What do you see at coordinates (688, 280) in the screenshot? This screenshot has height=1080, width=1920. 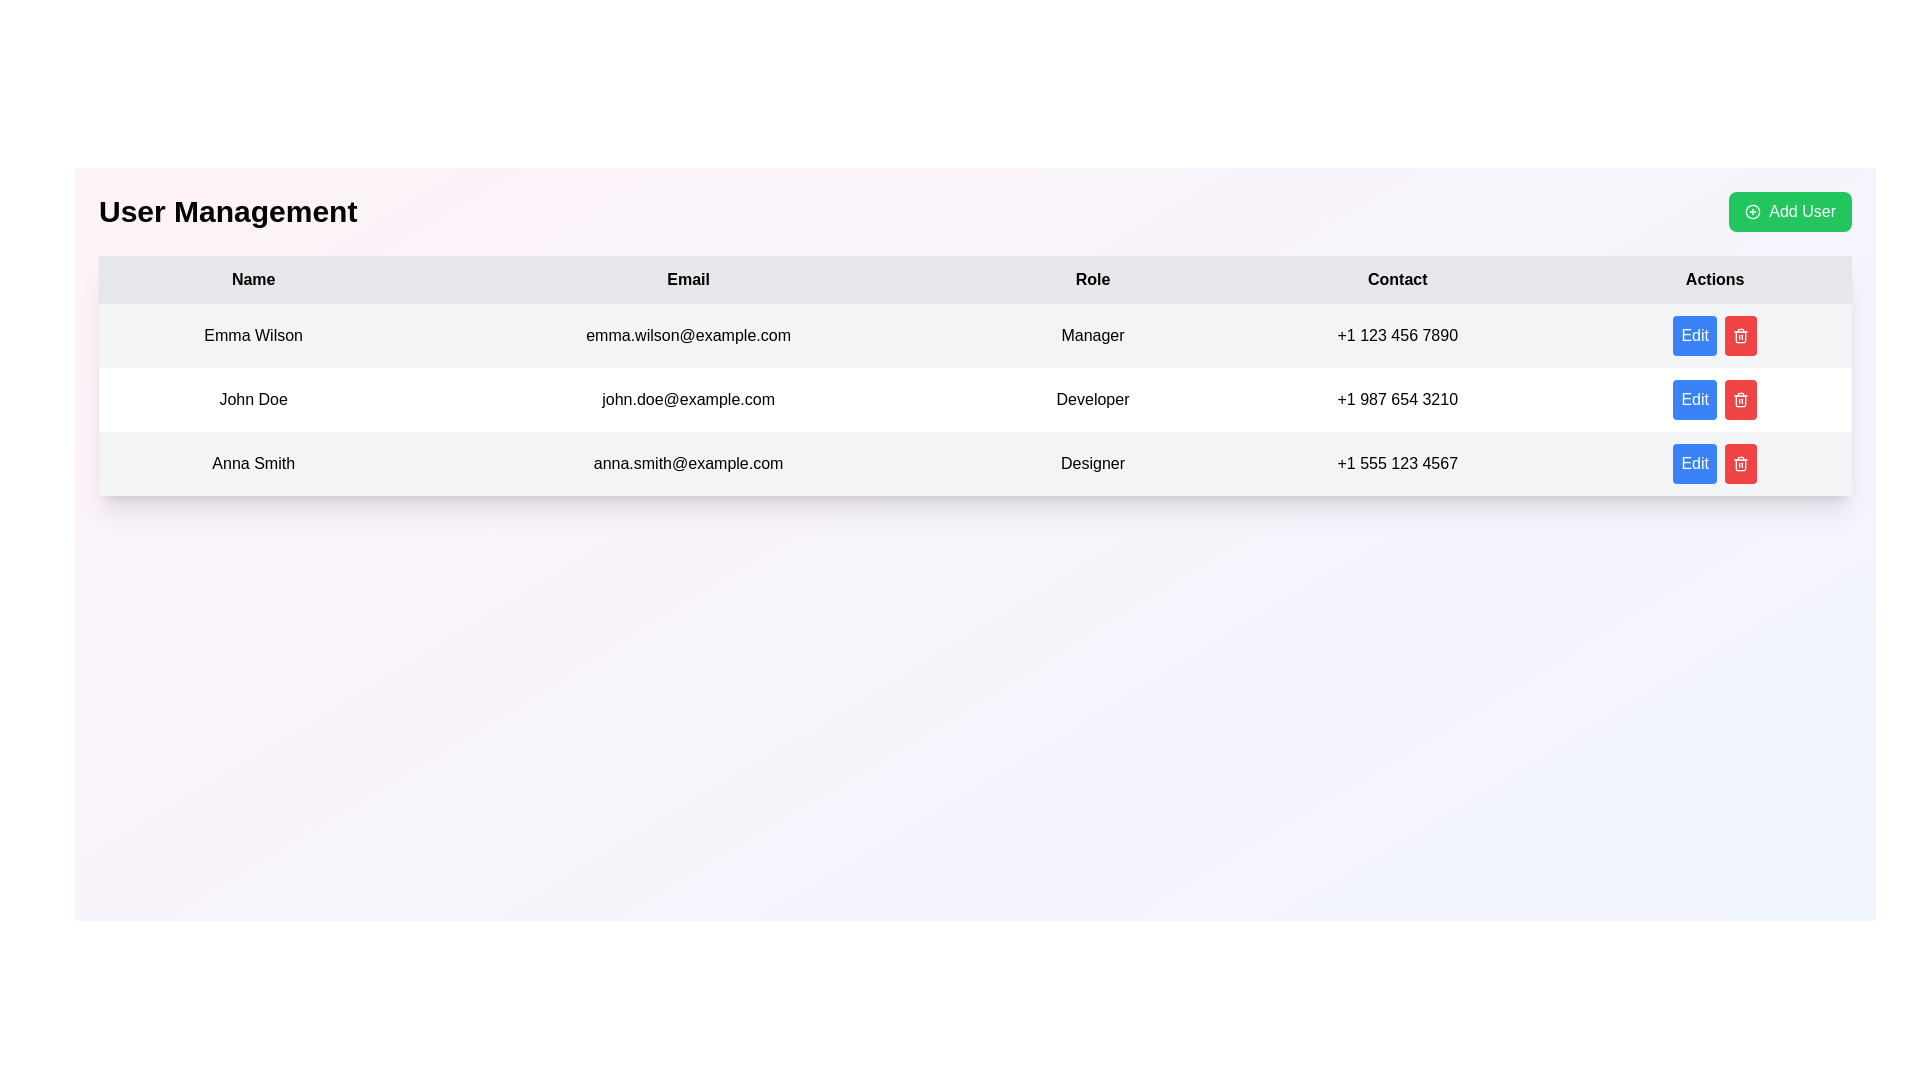 I see `the Text header in the user management table that labels the column for email addresses, positioned between 'Name' and 'Role'` at bounding box center [688, 280].